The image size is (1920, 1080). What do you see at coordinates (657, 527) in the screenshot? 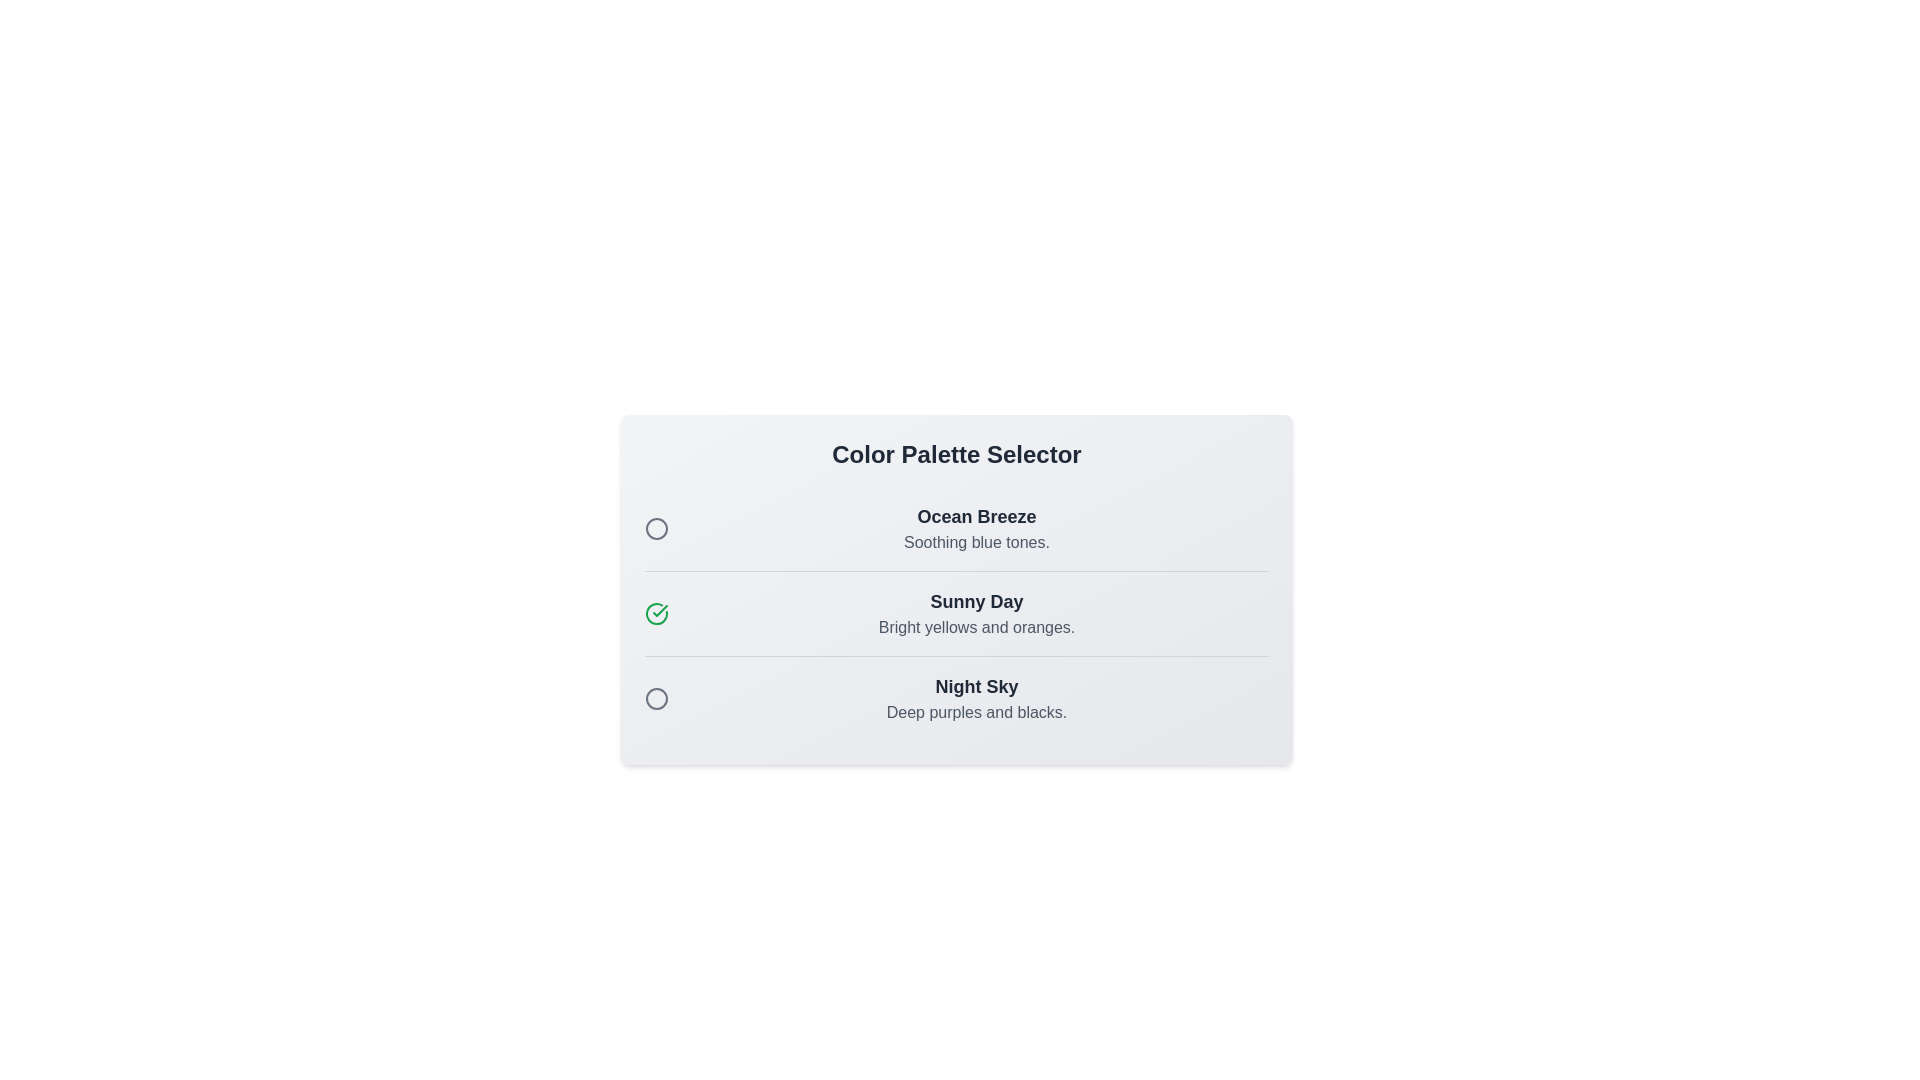
I see `the color palette Ocean Breeze` at bounding box center [657, 527].